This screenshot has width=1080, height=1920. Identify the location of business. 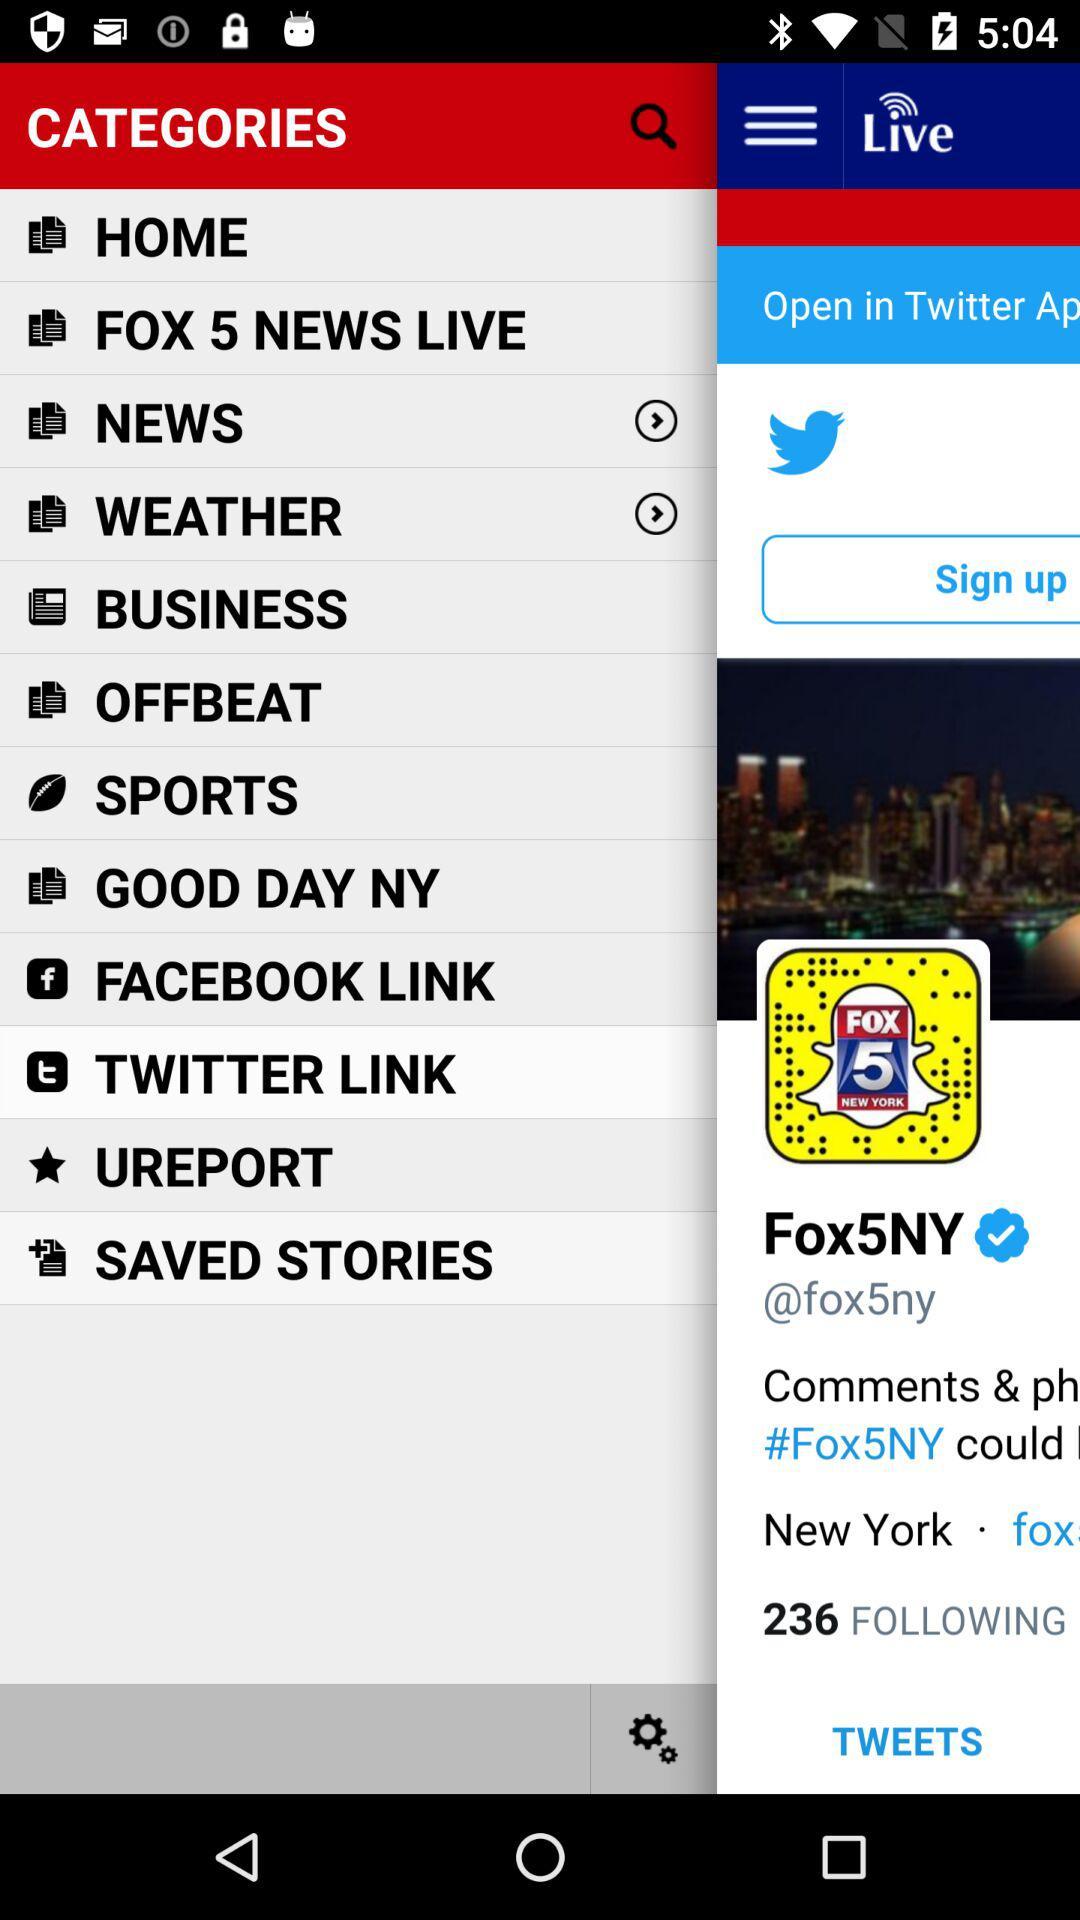
(221, 606).